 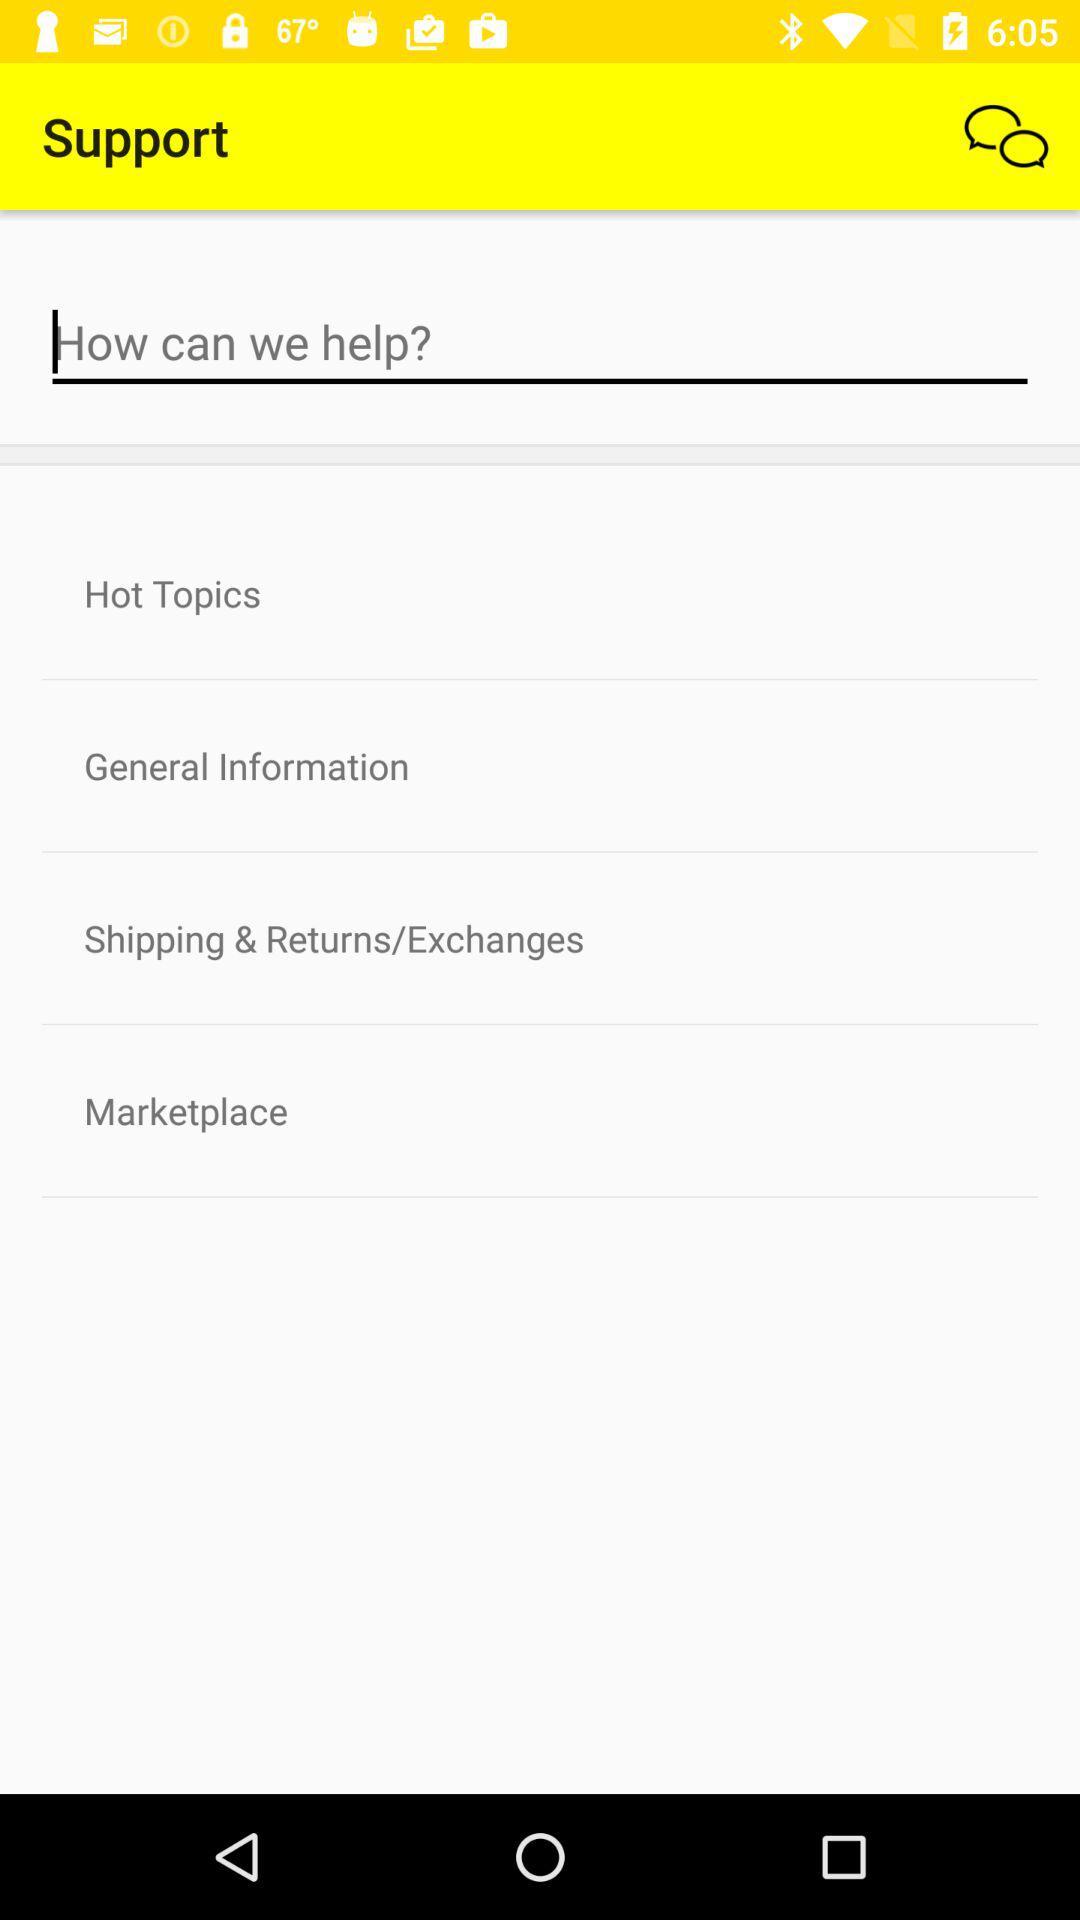 I want to click on the marketplace, so click(x=540, y=1109).